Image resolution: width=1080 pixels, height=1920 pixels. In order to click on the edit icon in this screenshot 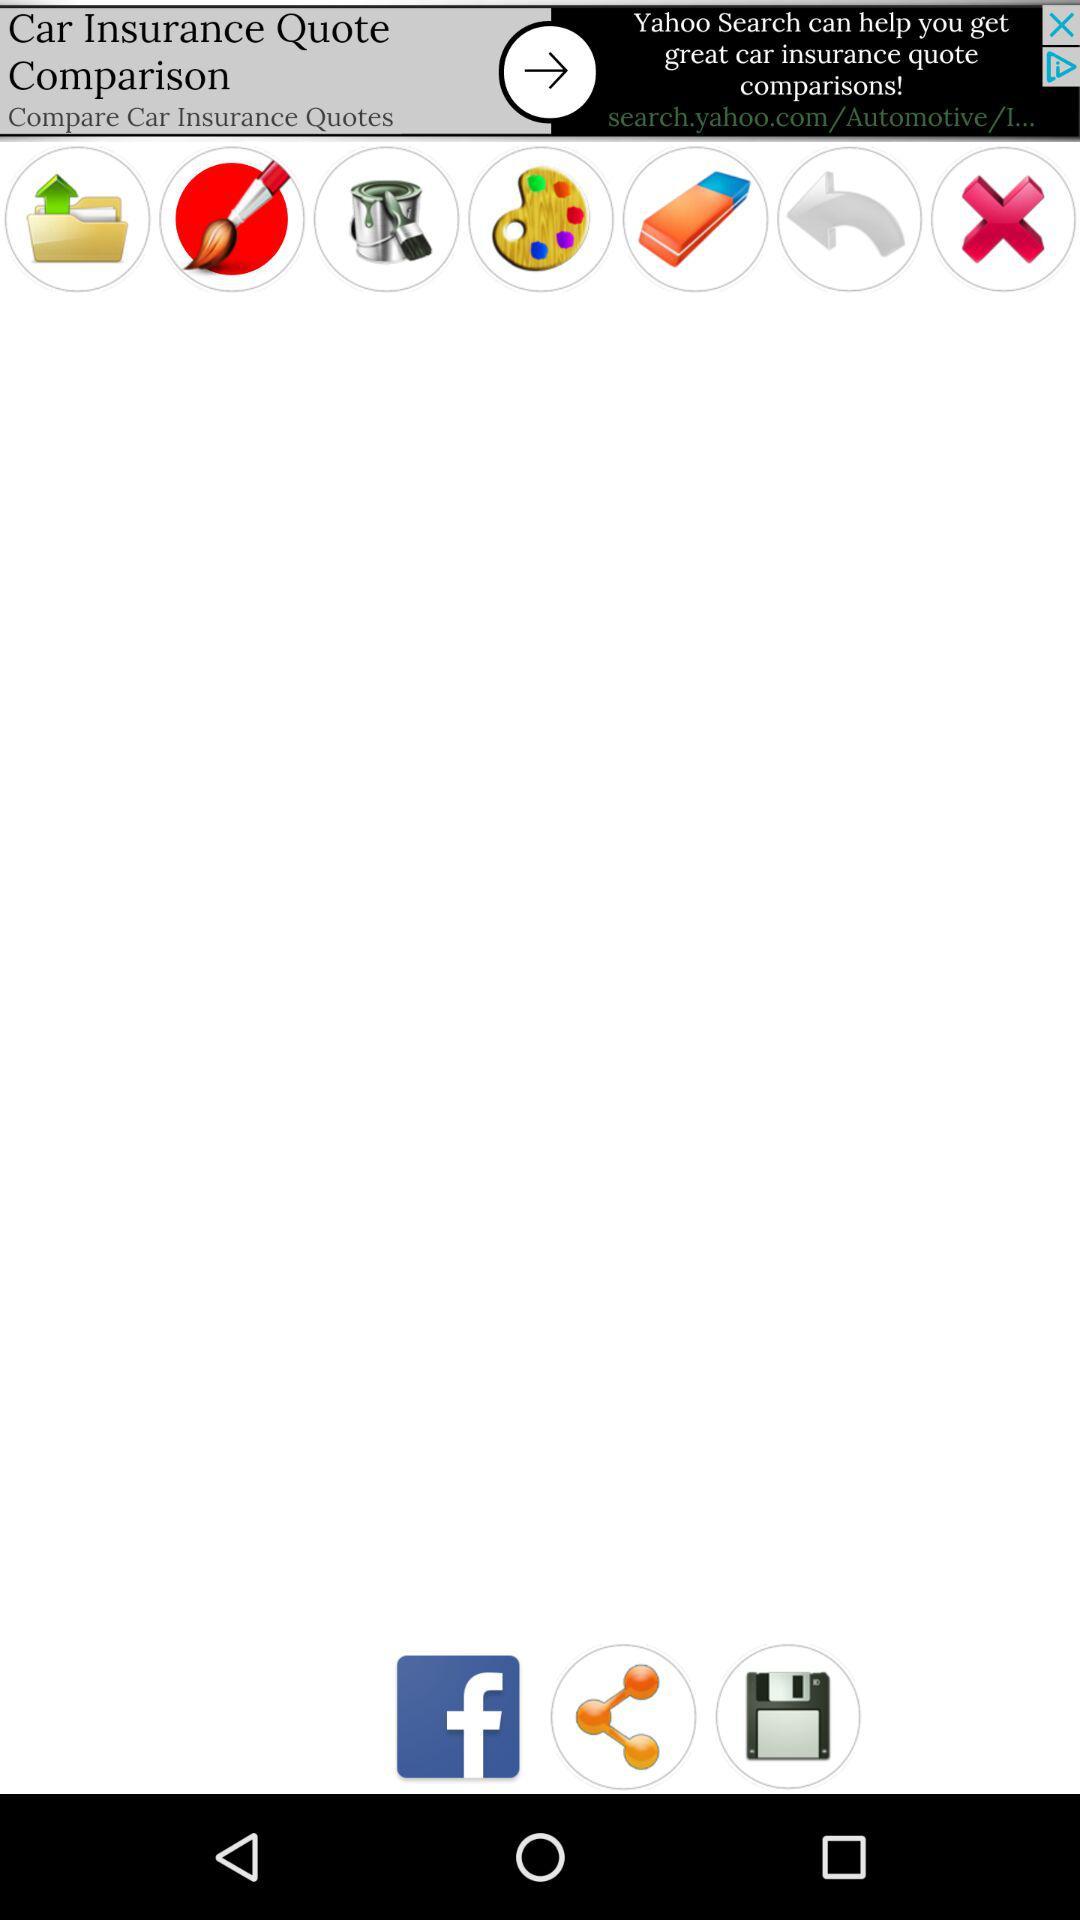, I will do `click(230, 234)`.